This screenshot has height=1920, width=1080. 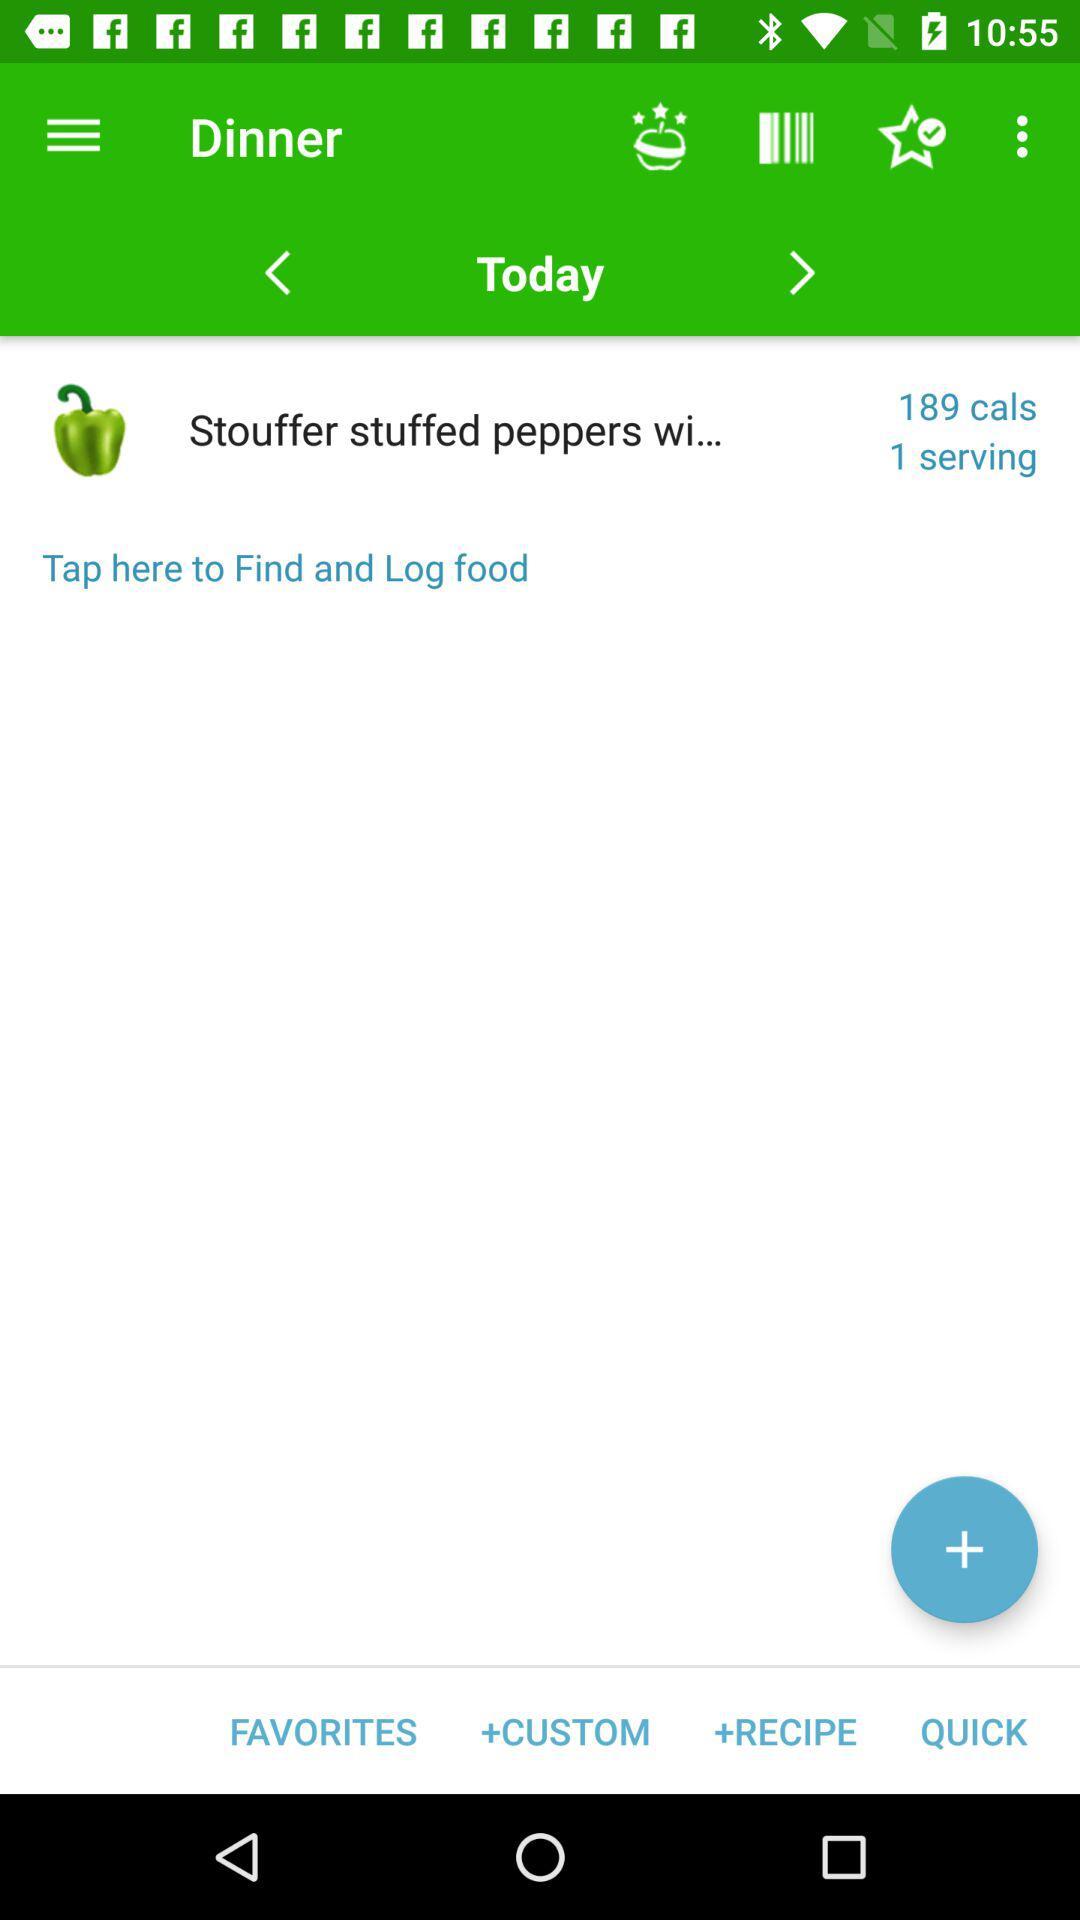 What do you see at coordinates (659, 135) in the screenshot?
I see `item above the today icon` at bounding box center [659, 135].